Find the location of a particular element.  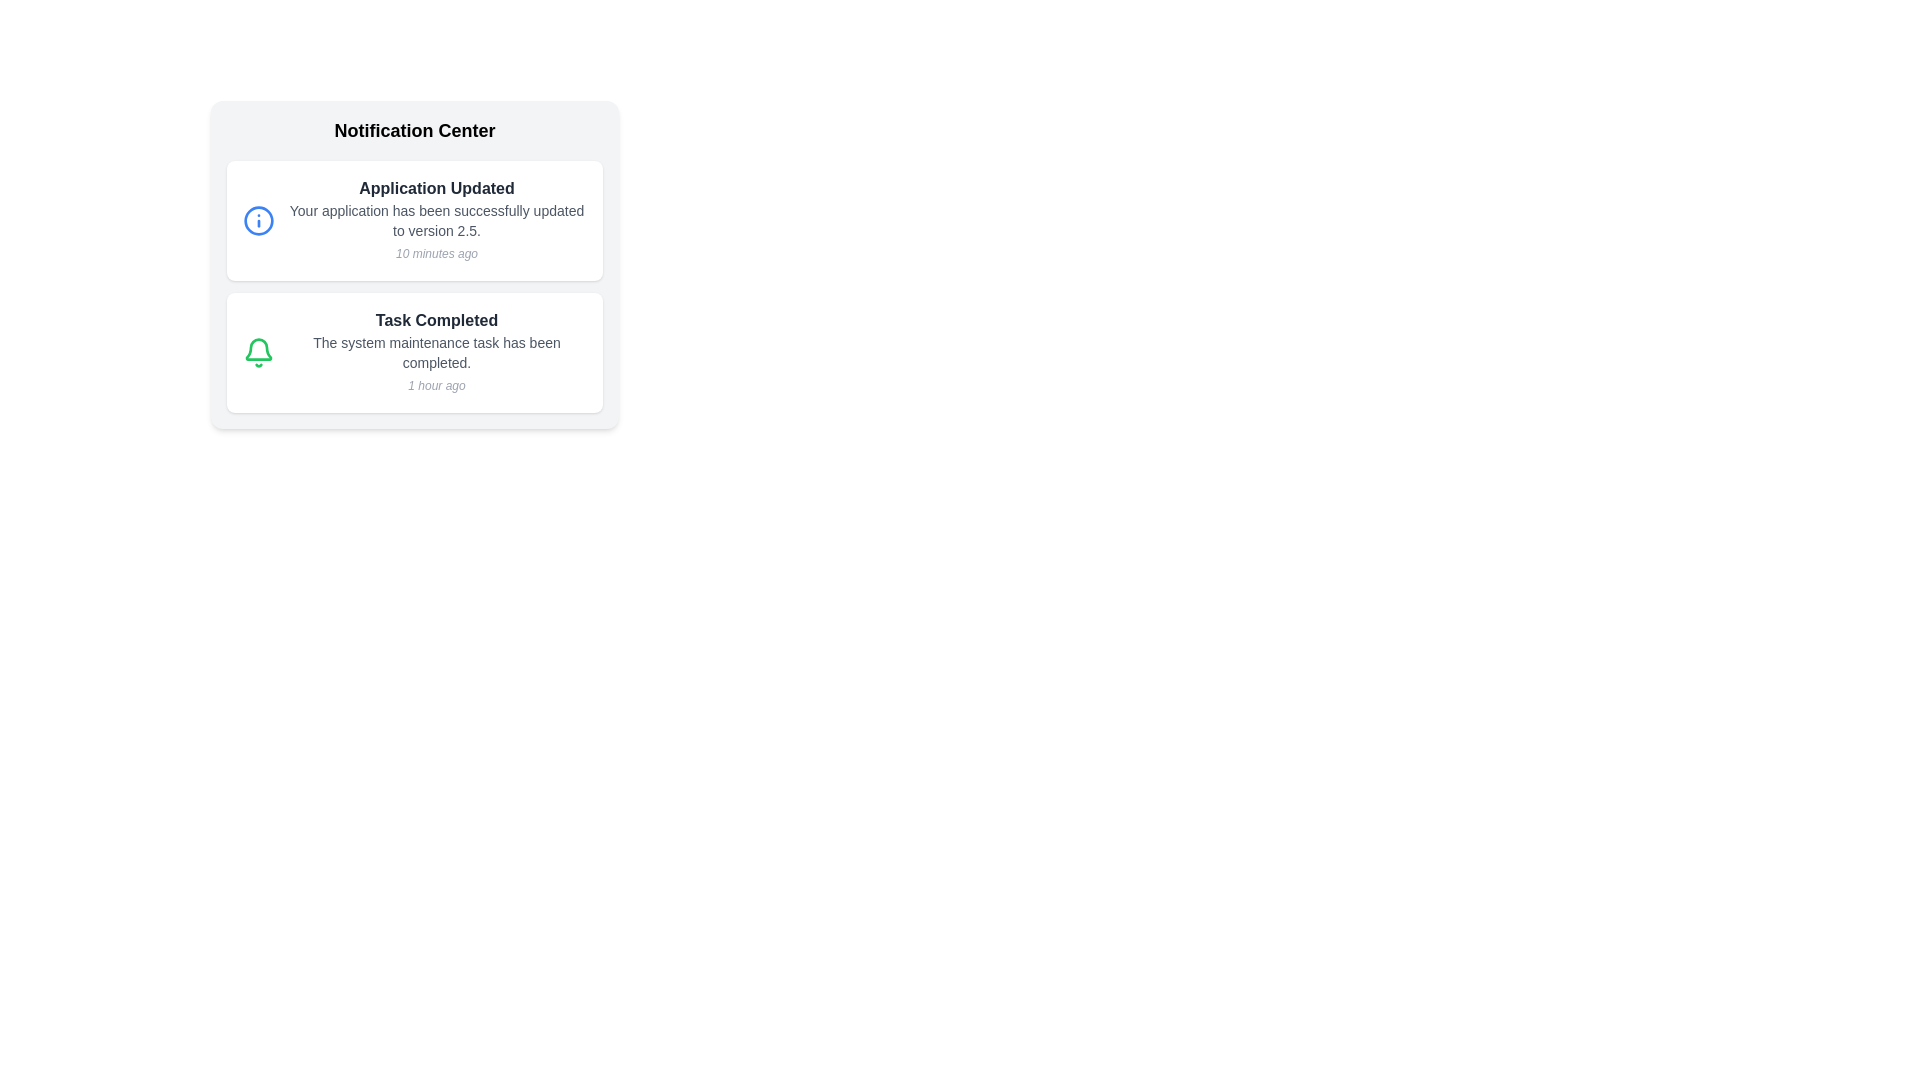

the green bell icon located in the second notification card under the 'Notification Center', adjacent to the 'Task Completed' title is located at coordinates (258, 352).